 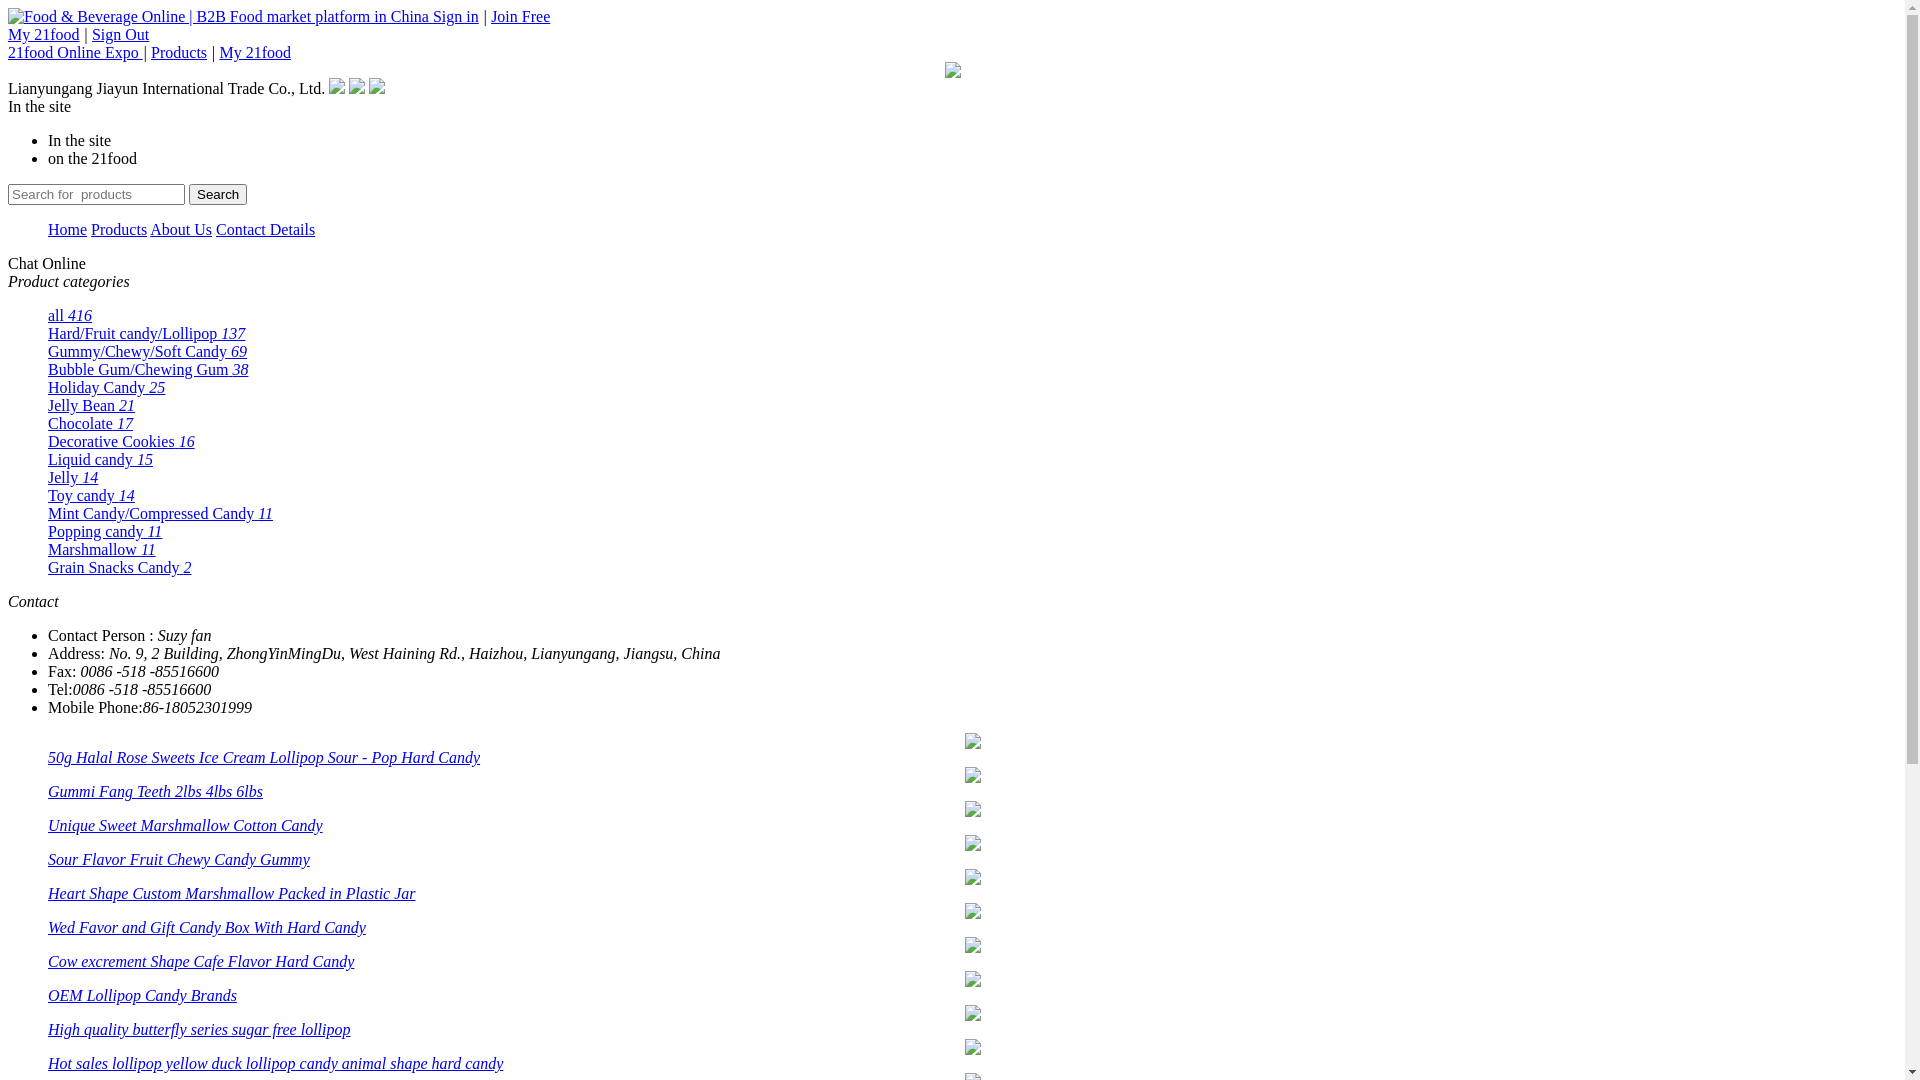 I want to click on 'Liquid candy 15', so click(x=99, y=459).